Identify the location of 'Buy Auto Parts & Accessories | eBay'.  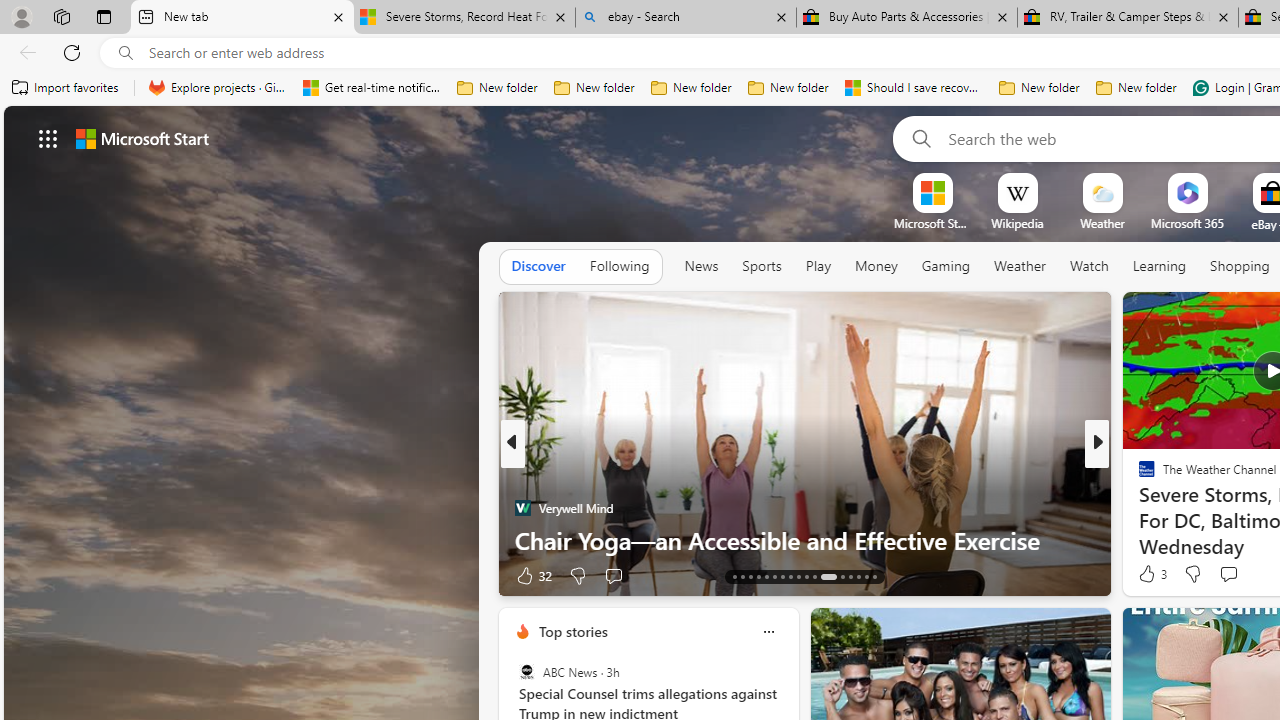
(906, 17).